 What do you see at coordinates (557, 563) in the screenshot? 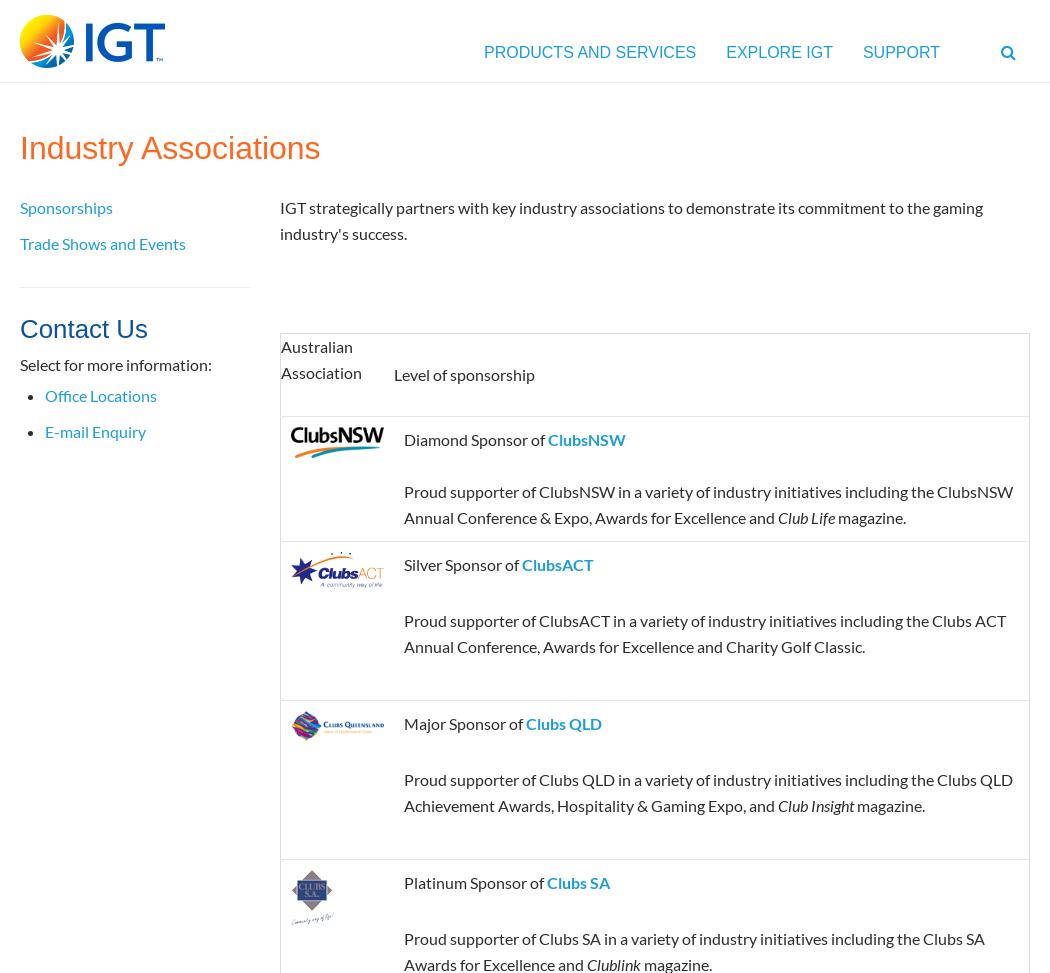
I see `'ClubsACT'` at bounding box center [557, 563].